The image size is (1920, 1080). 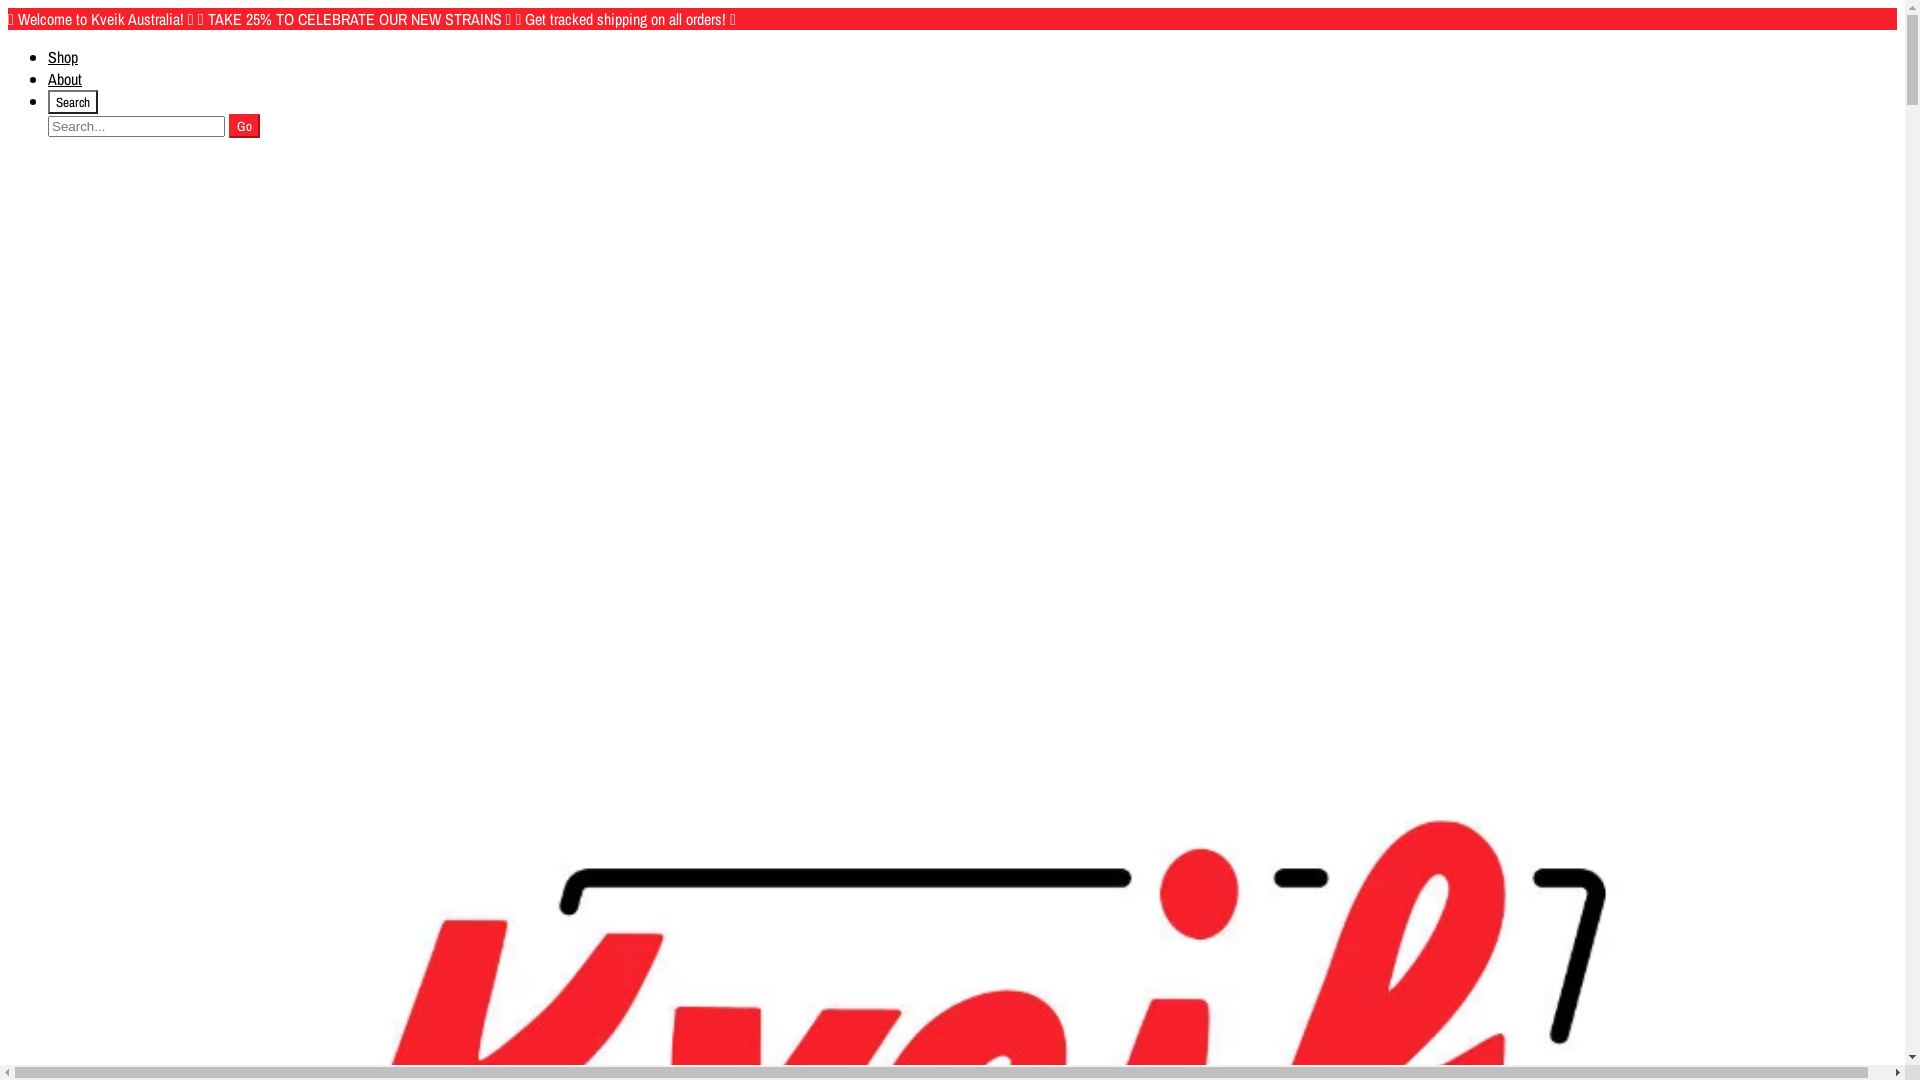 I want to click on 'About', so click(x=65, y=77).